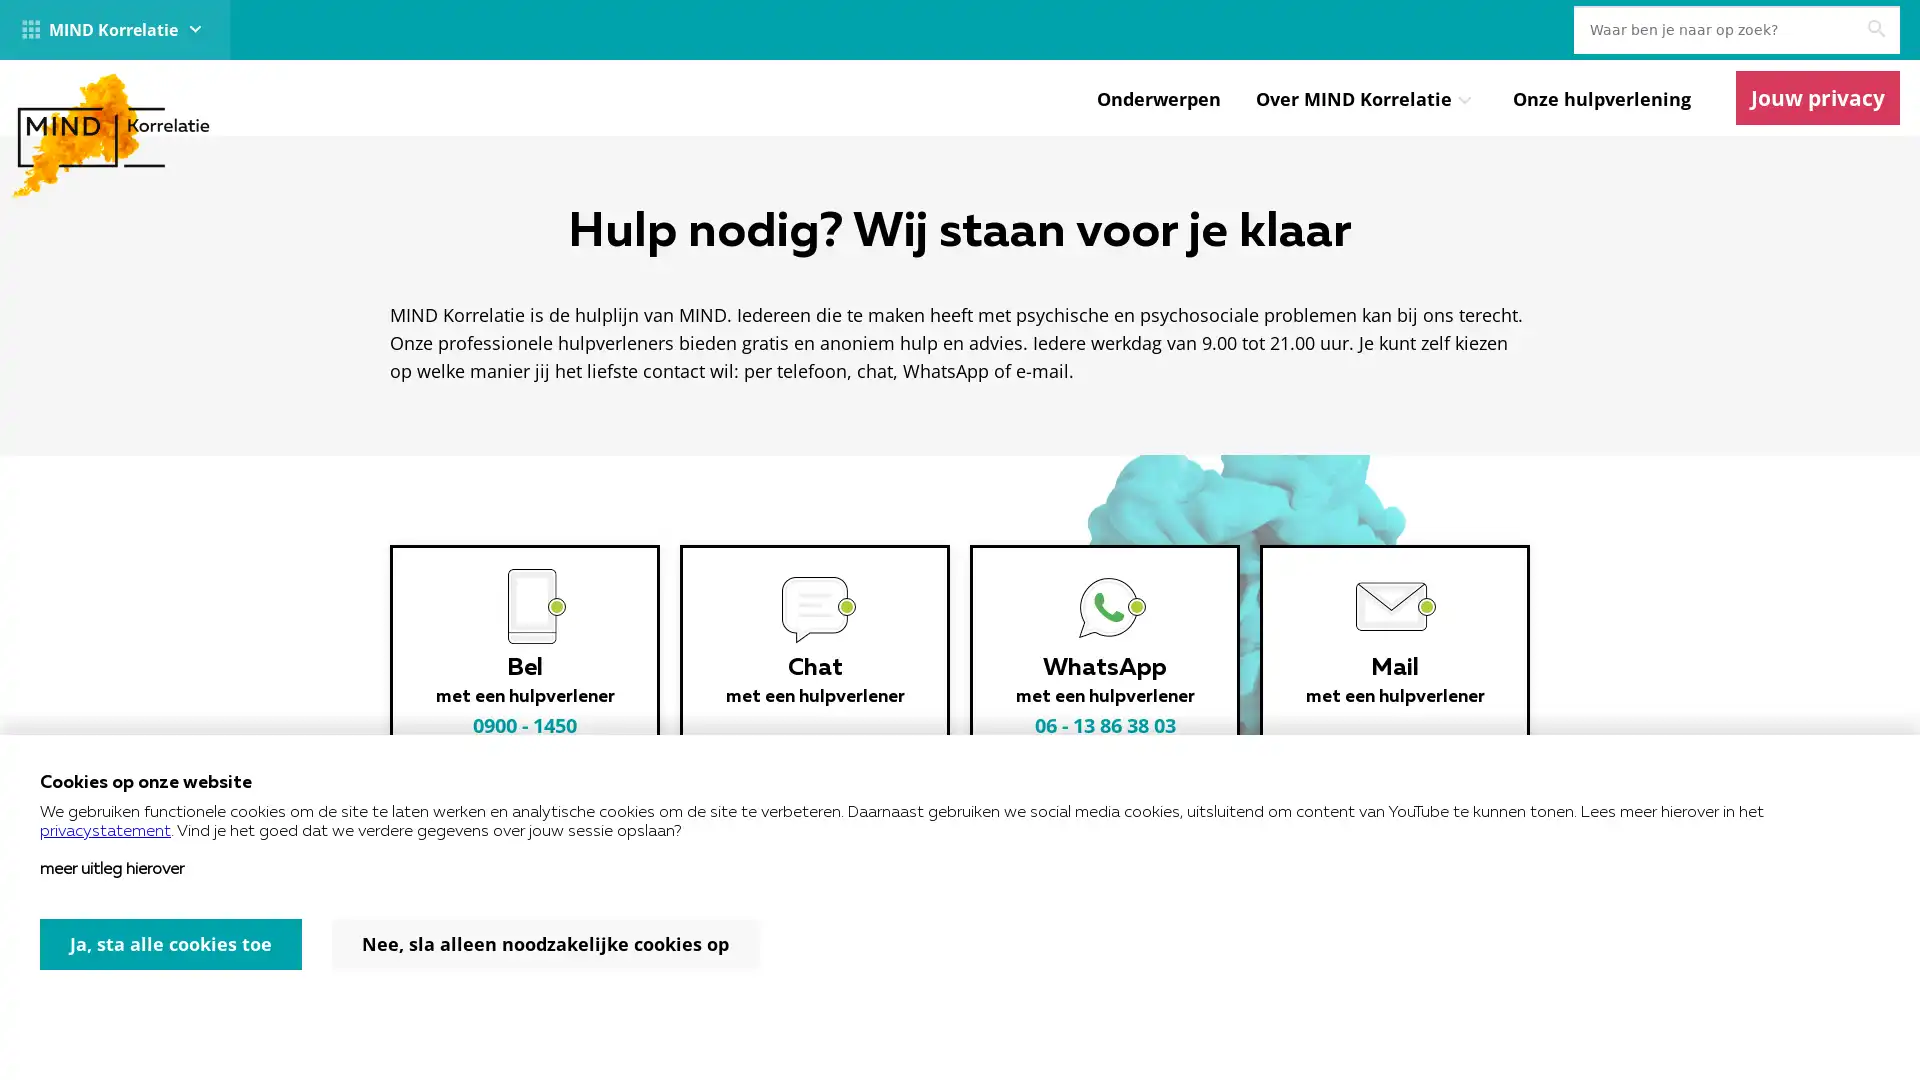 Image resolution: width=1920 pixels, height=1080 pixels. I want to click on Nee, sla alleen noodzakelijke cookies op, so click(545, 944).